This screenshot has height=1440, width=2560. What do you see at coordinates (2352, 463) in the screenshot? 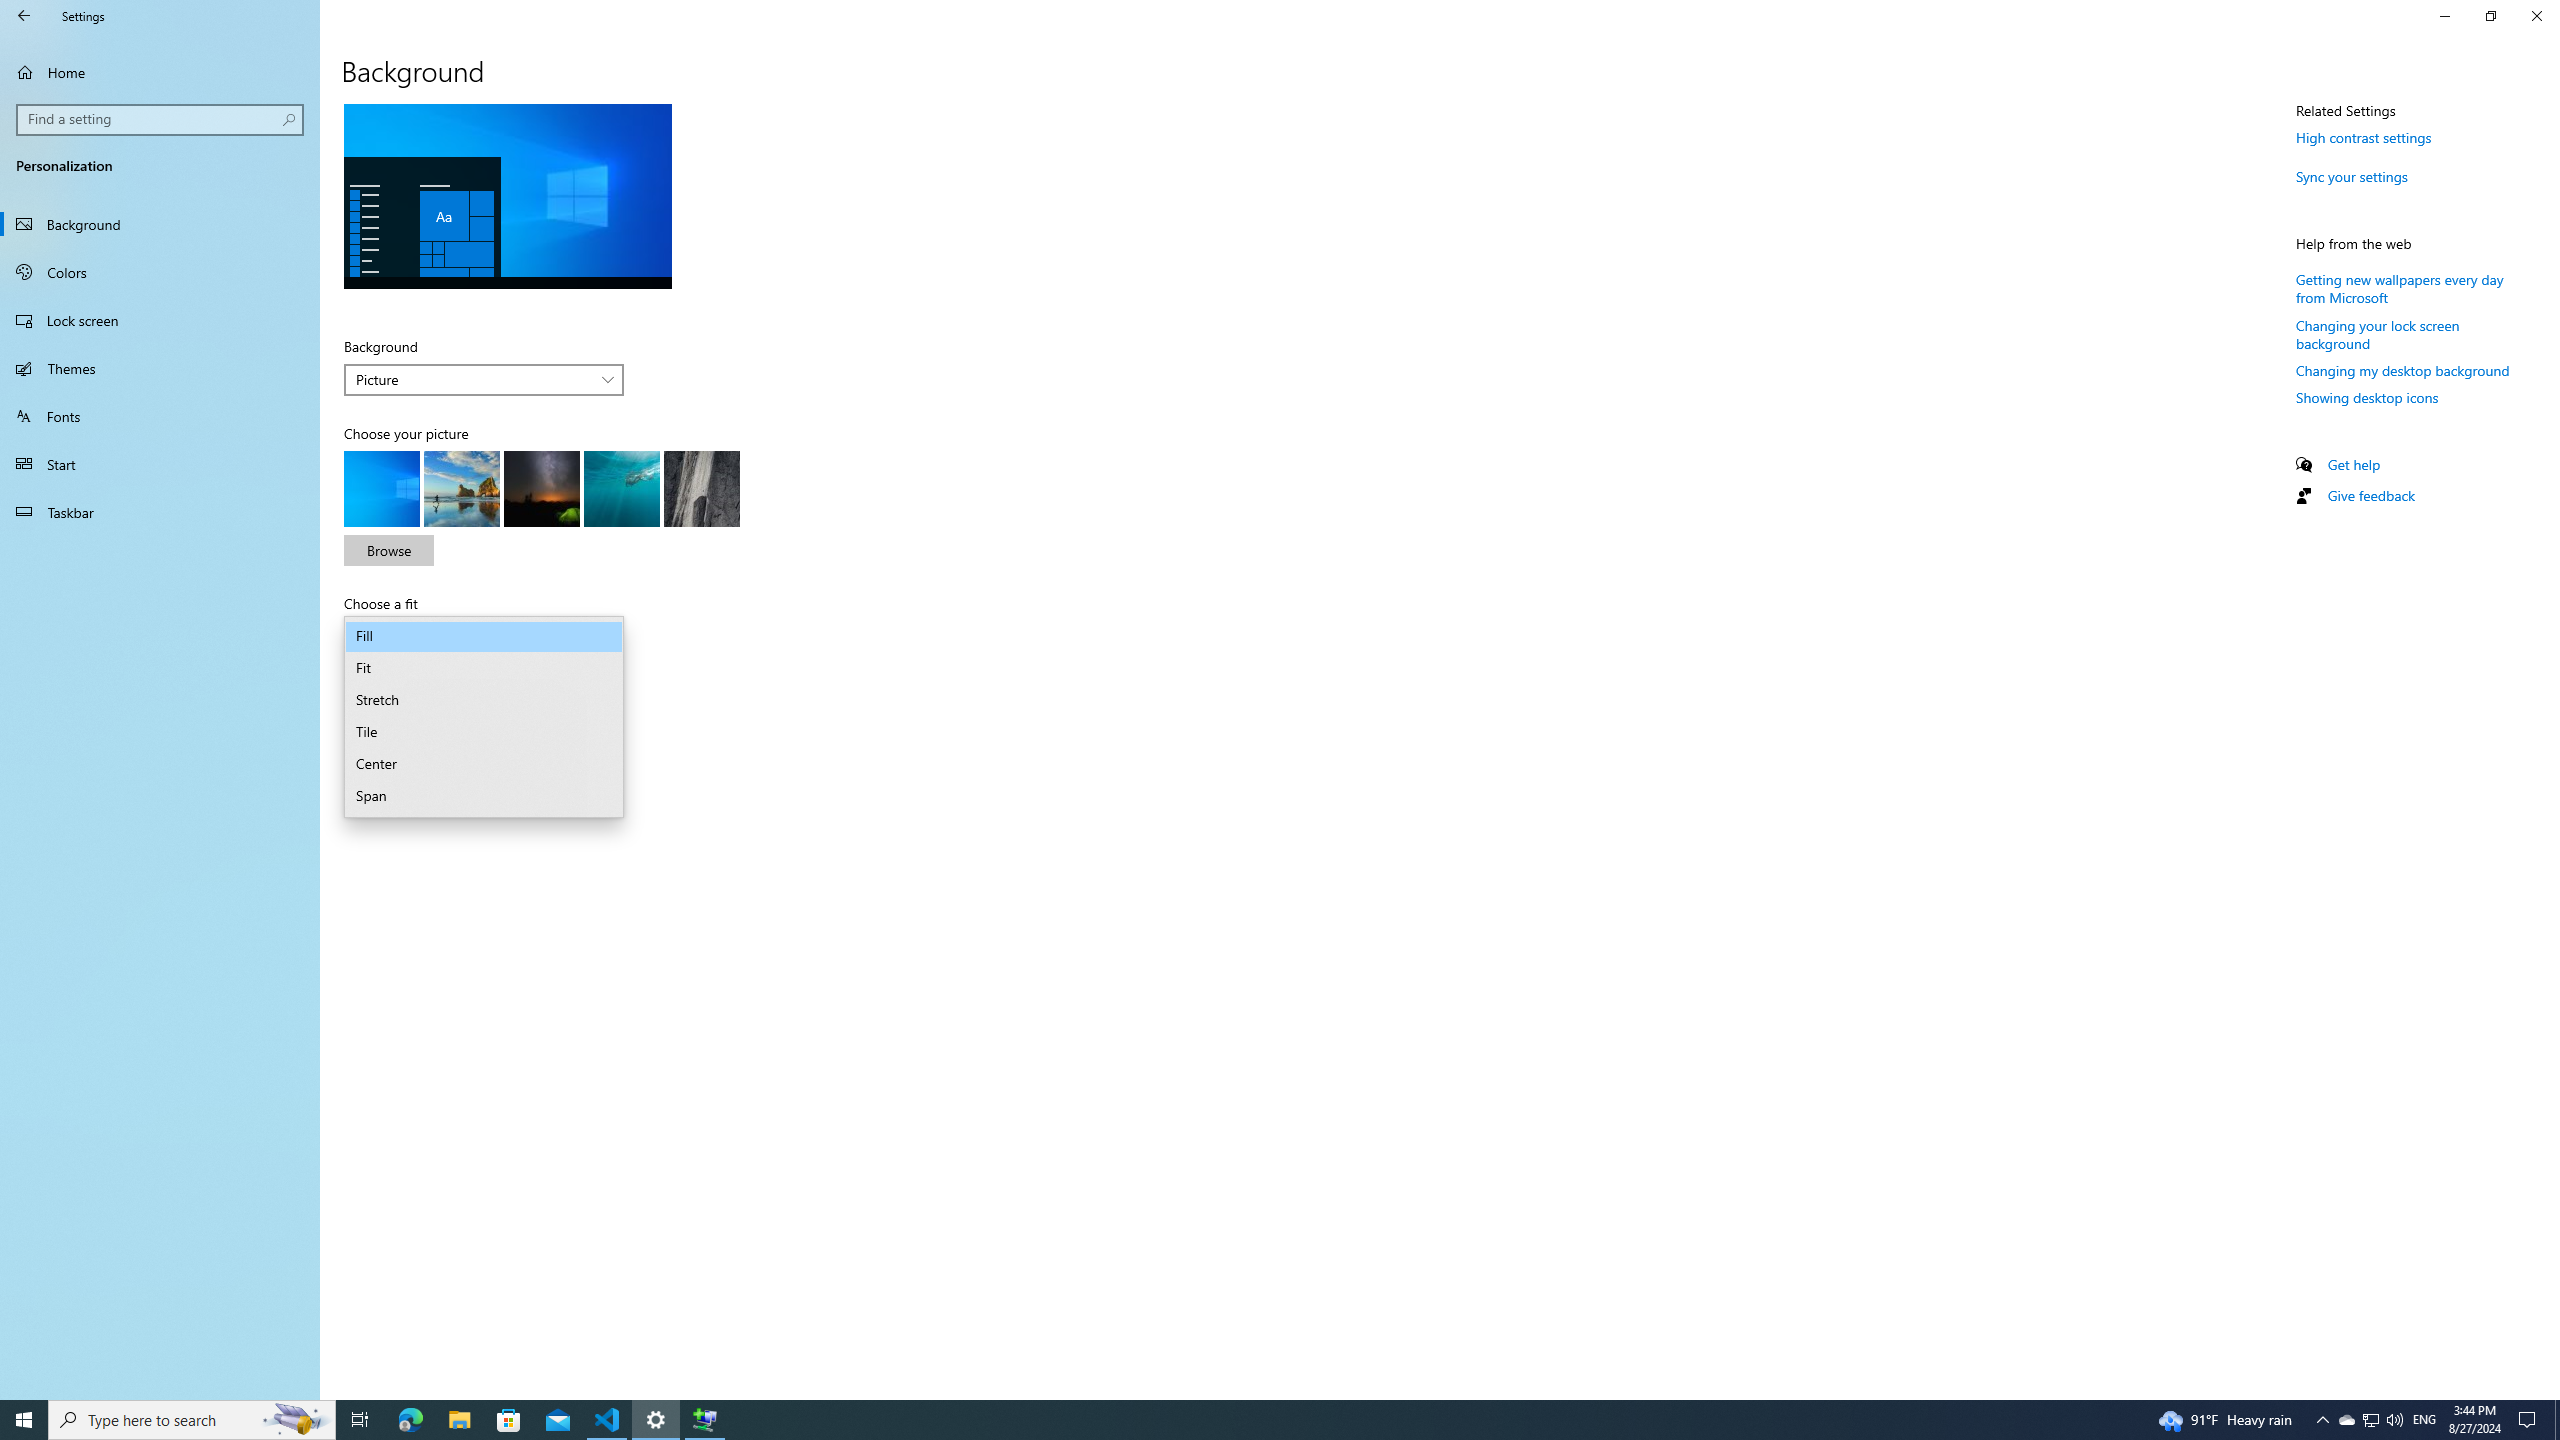
I see `'Get help'` at bounding box center [2352, 463].